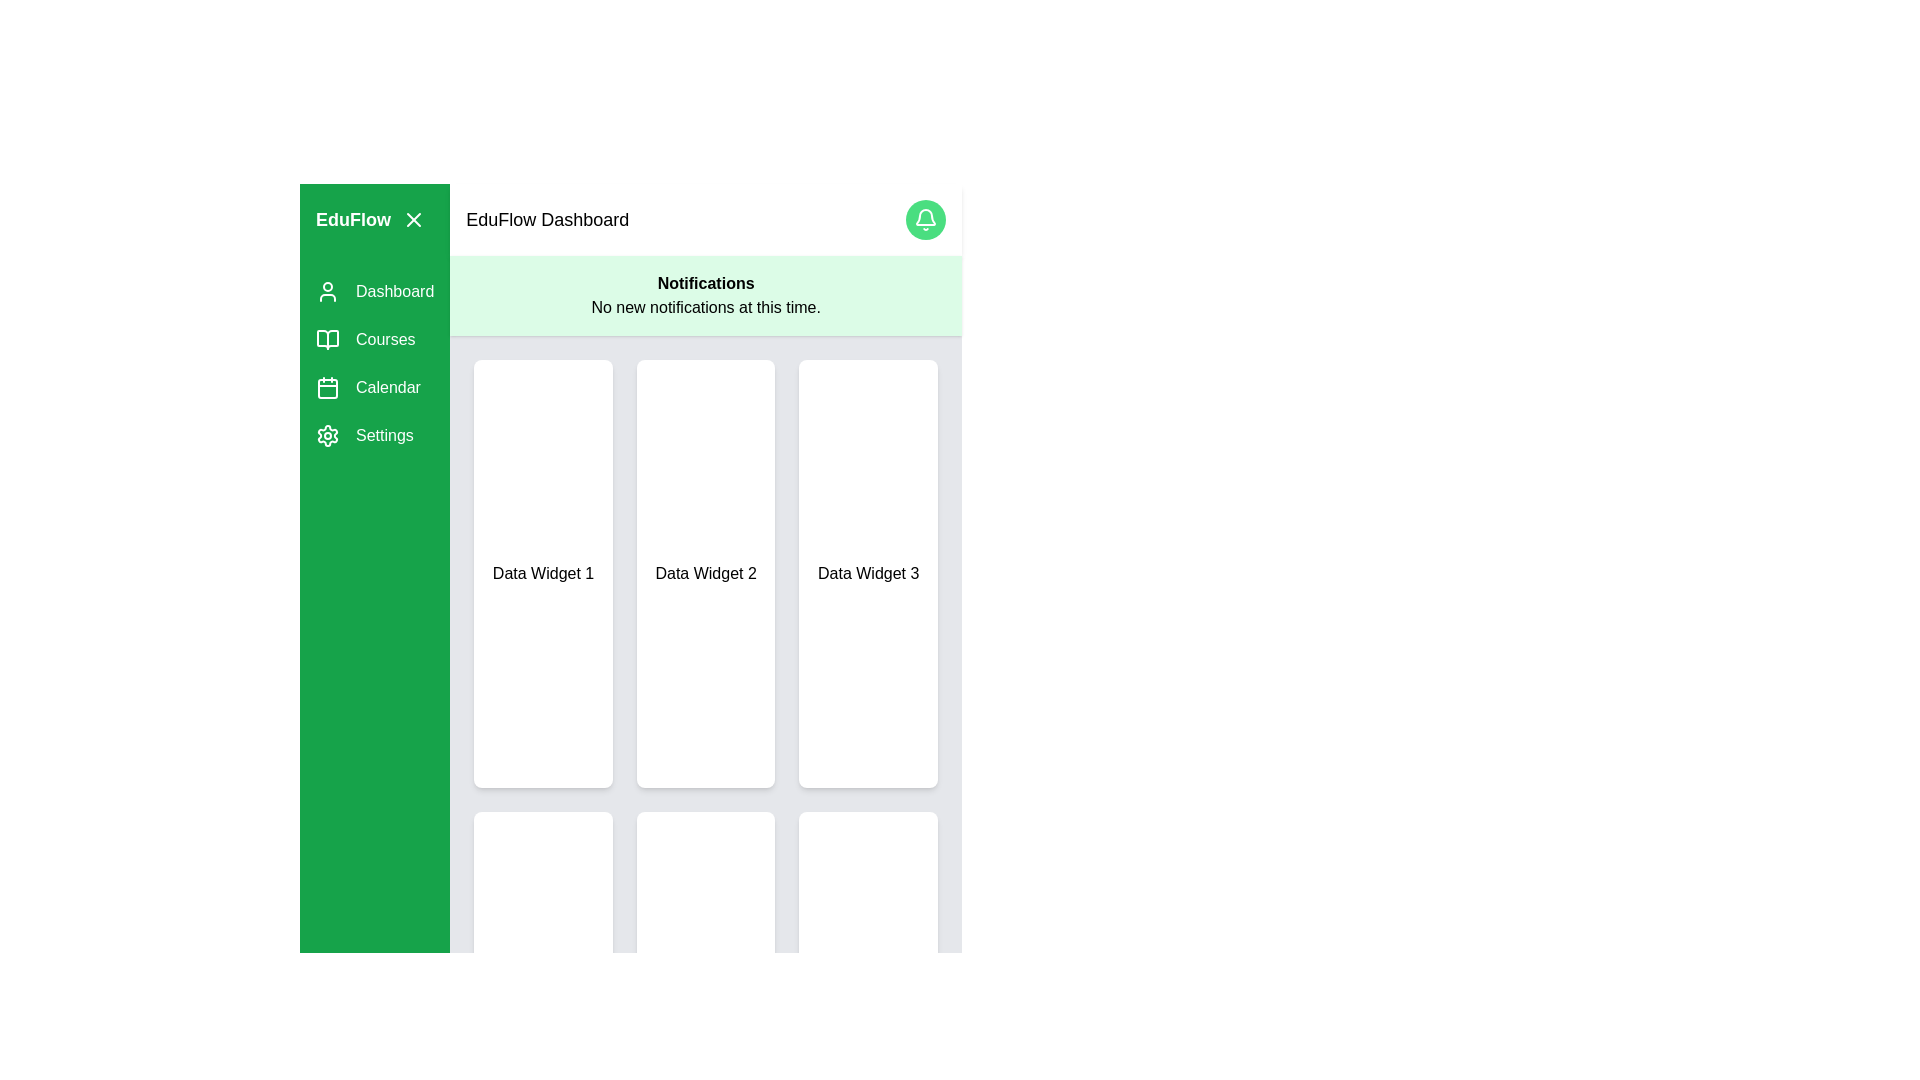 This screenshot has width=1920, height=1080. Describe the element at coordinates (327, 434) in the screenshot. I see `the cog icon located in the sidebar on the left-hand side of the interface below the menu options` at that location.